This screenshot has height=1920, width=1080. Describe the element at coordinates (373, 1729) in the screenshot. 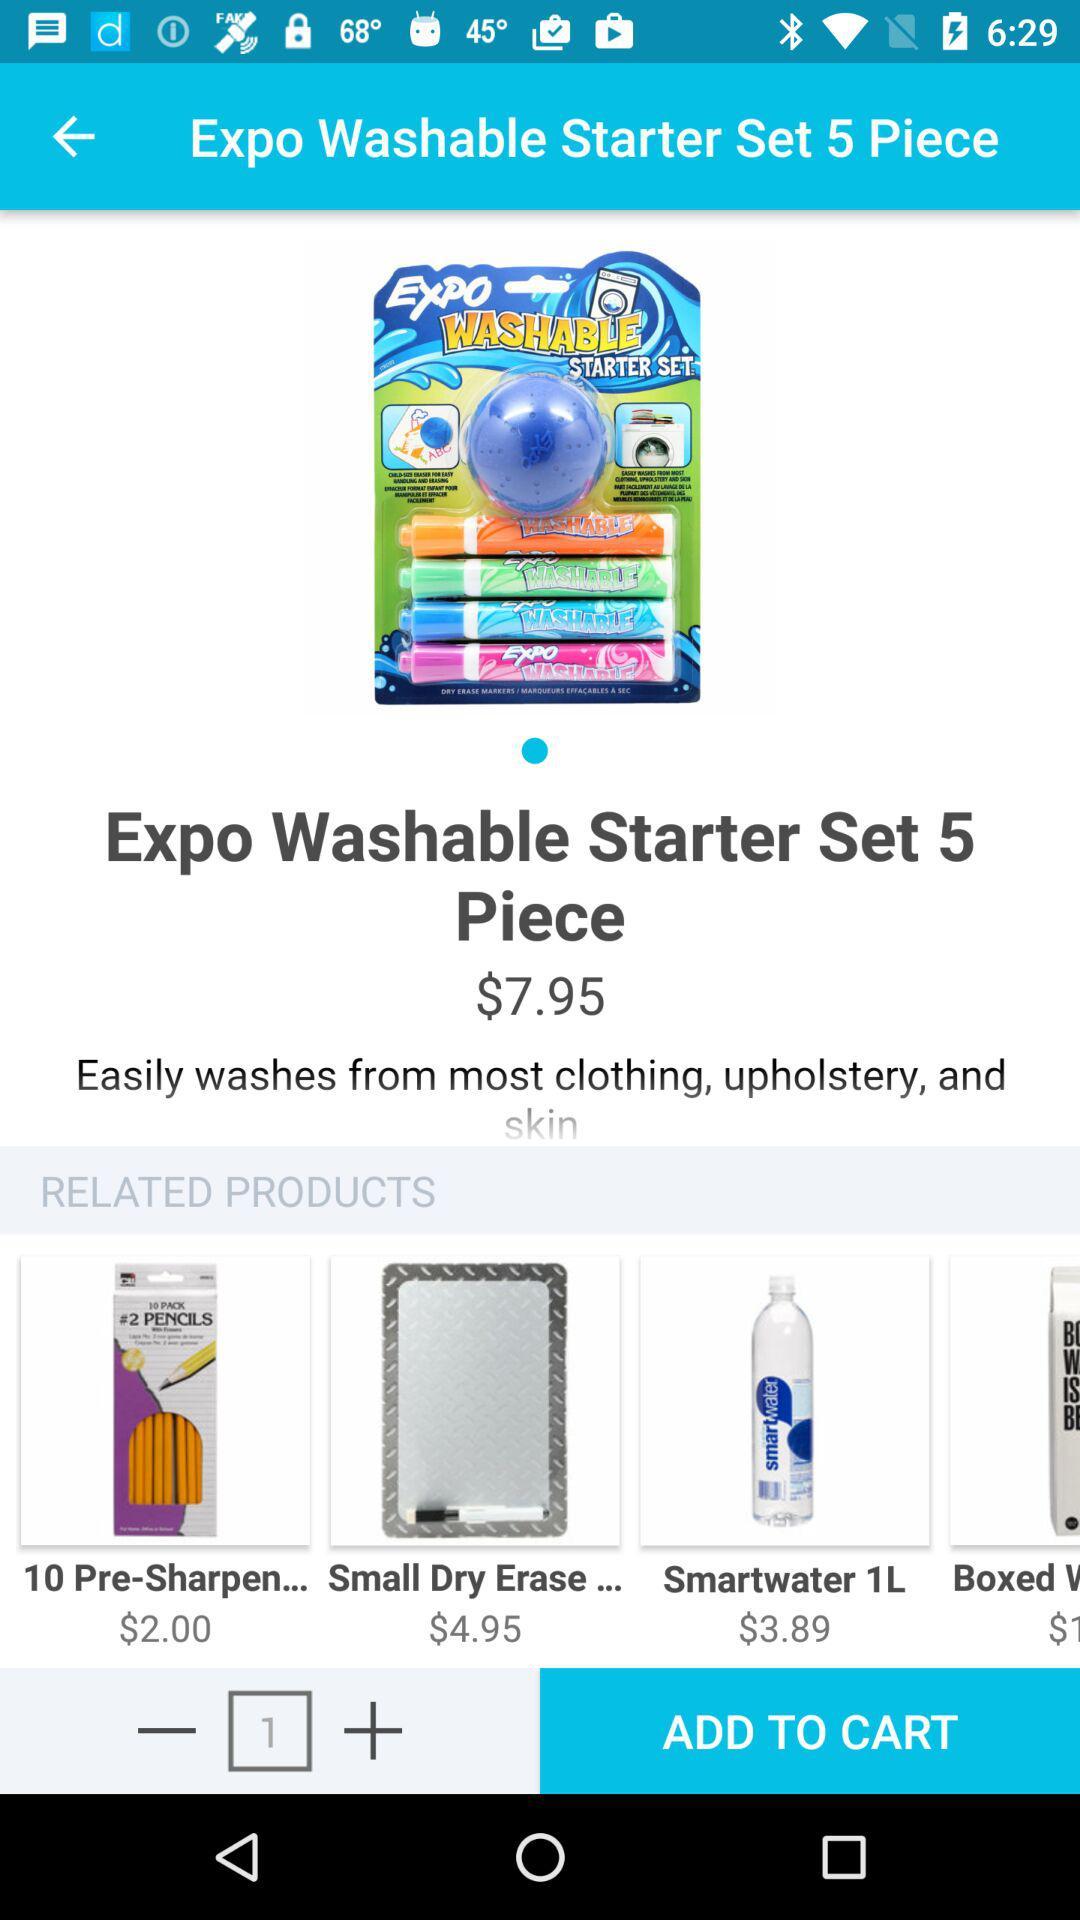

I see `the add icon` at that location.